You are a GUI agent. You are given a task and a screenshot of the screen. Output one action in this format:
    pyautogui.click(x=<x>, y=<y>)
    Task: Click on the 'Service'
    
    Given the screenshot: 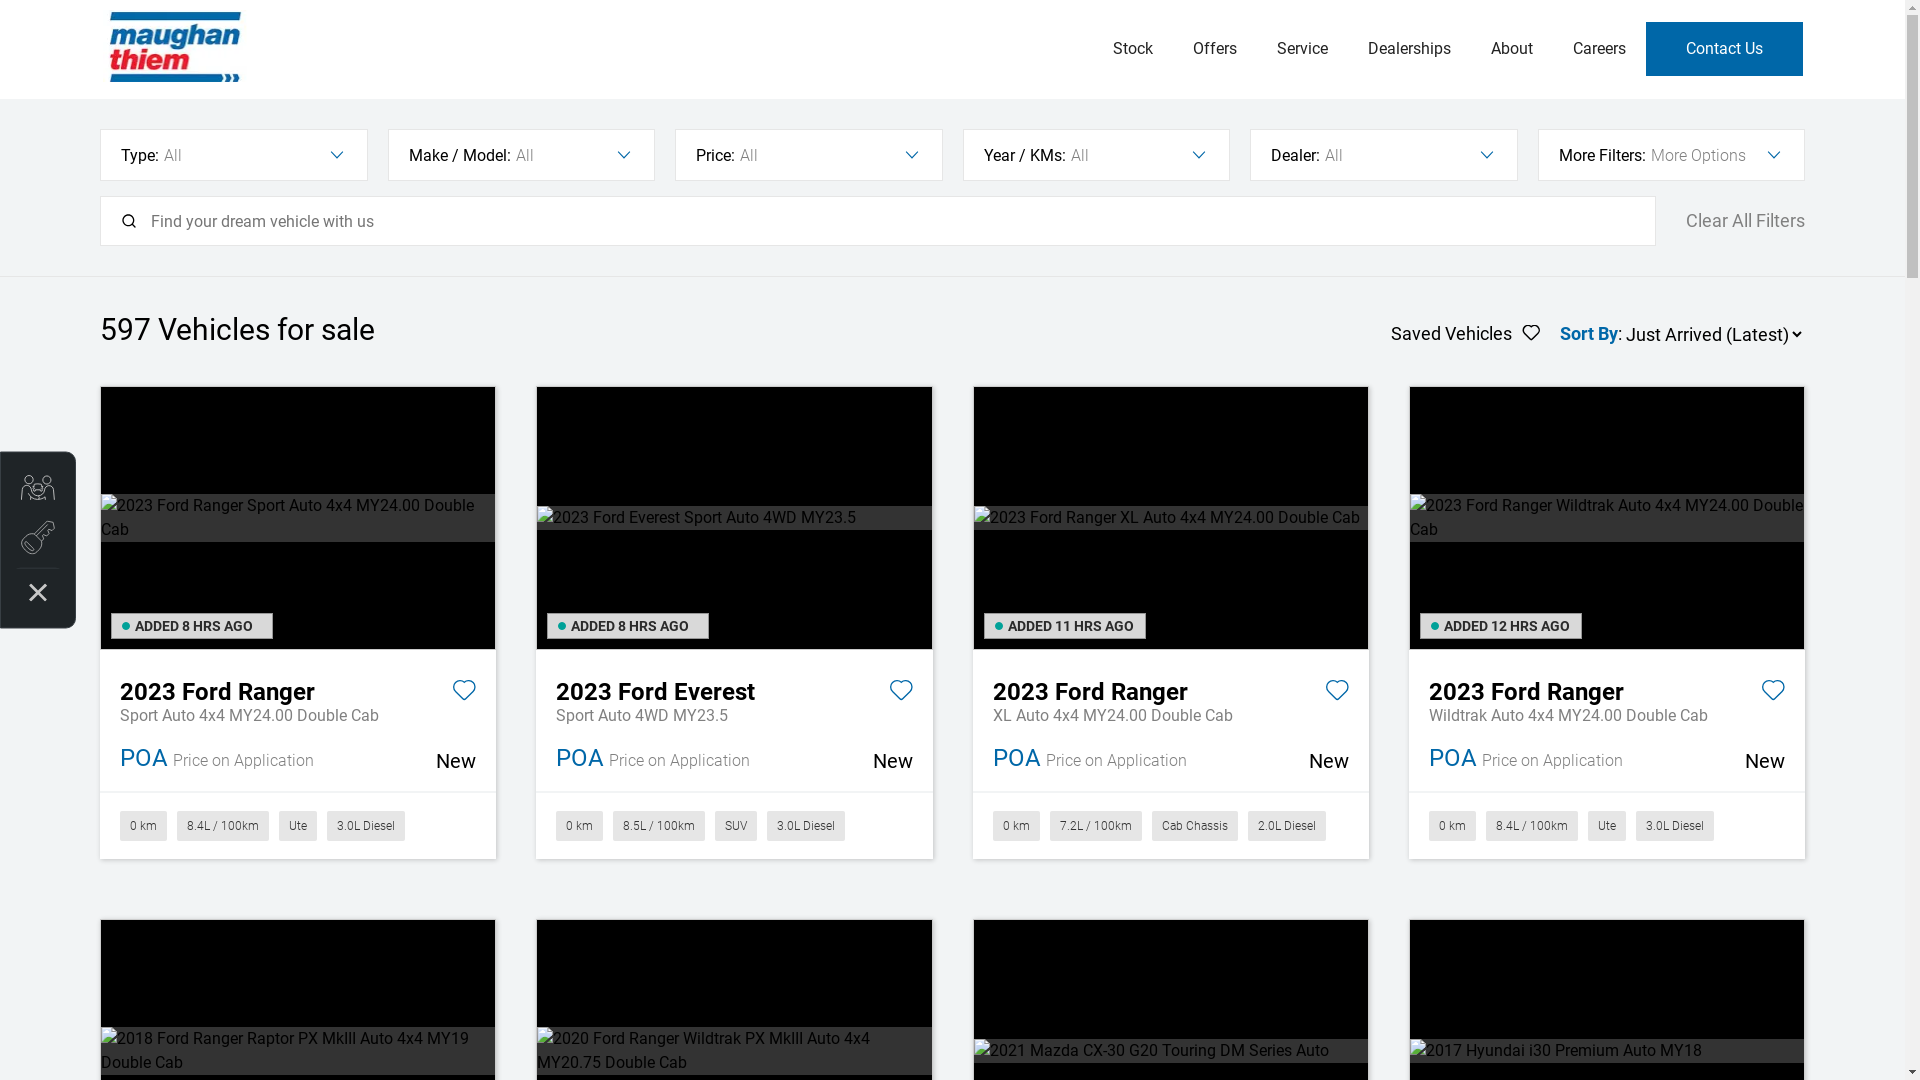 What is the action you would take?
    pyautogui.click(x=1255, y=48)
    